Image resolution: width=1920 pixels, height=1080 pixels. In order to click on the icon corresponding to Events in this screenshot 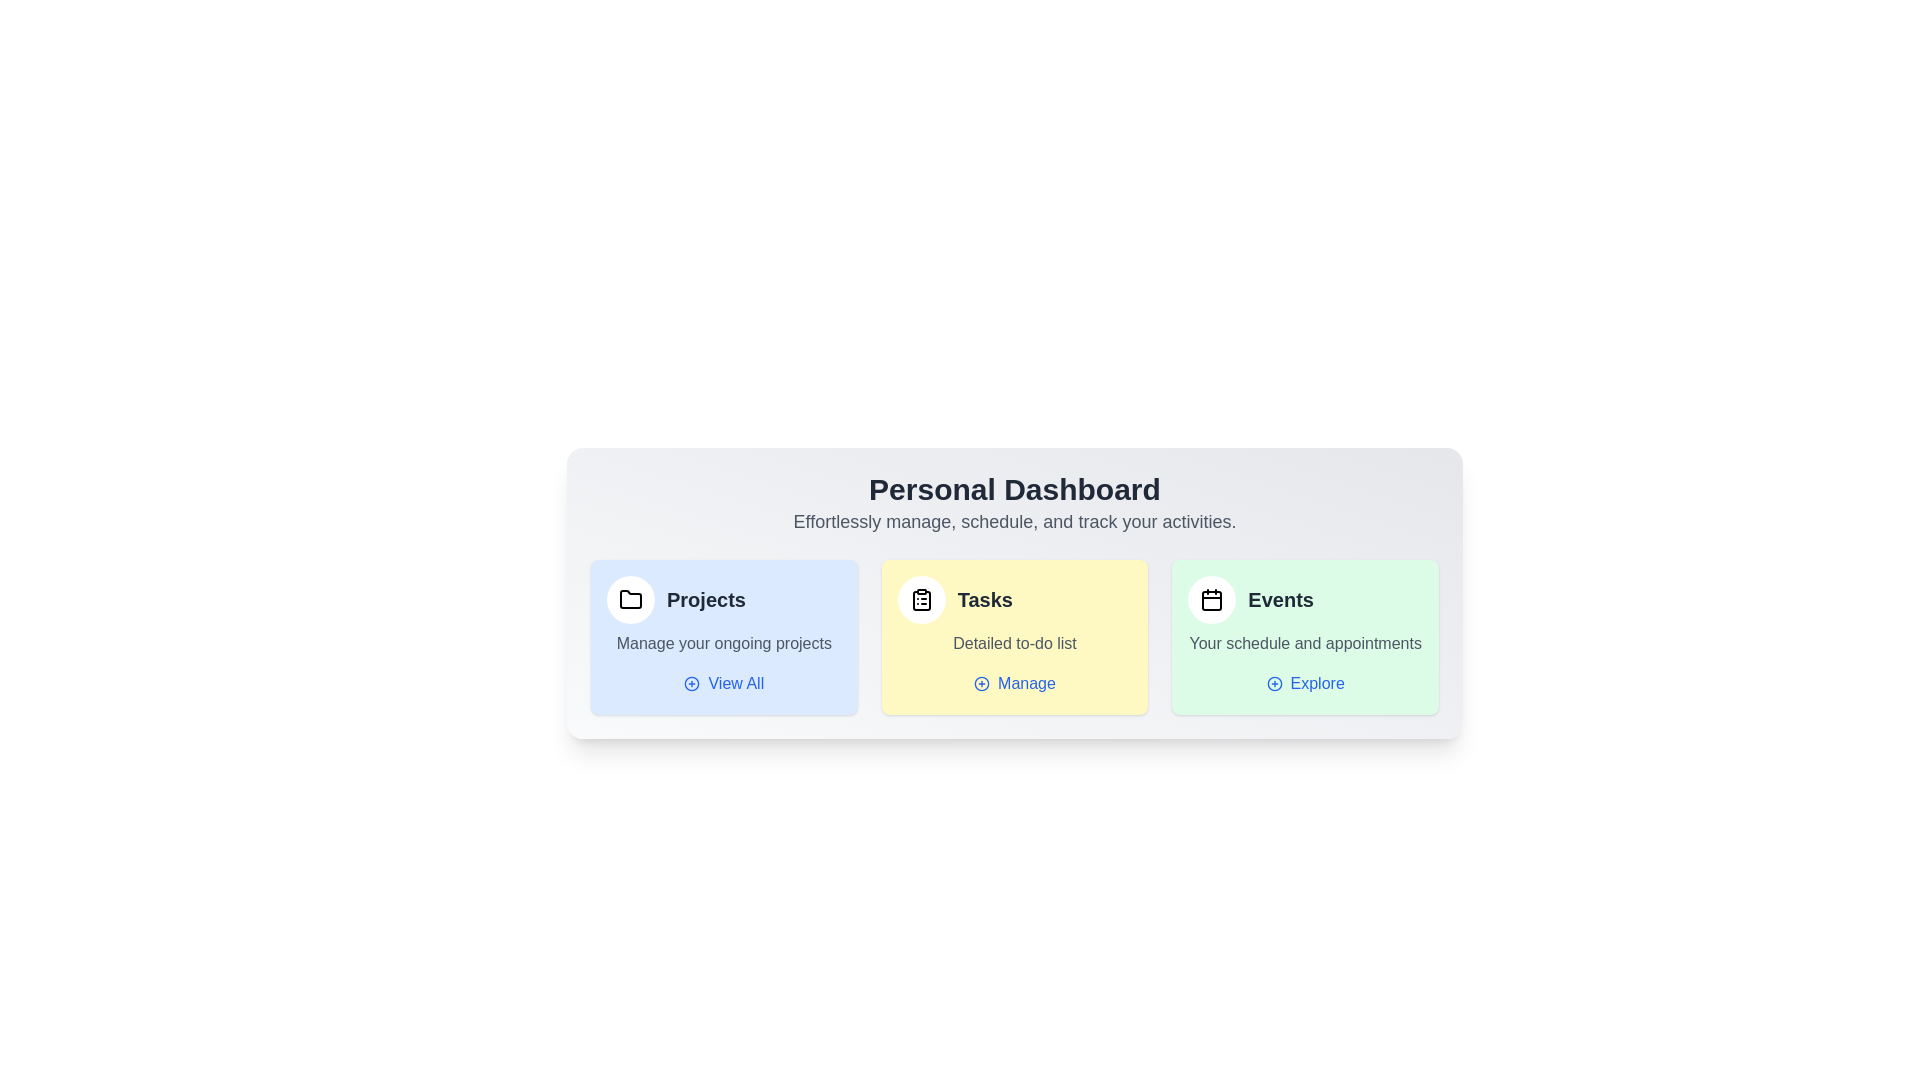, I will do `click(1210, 599)`.